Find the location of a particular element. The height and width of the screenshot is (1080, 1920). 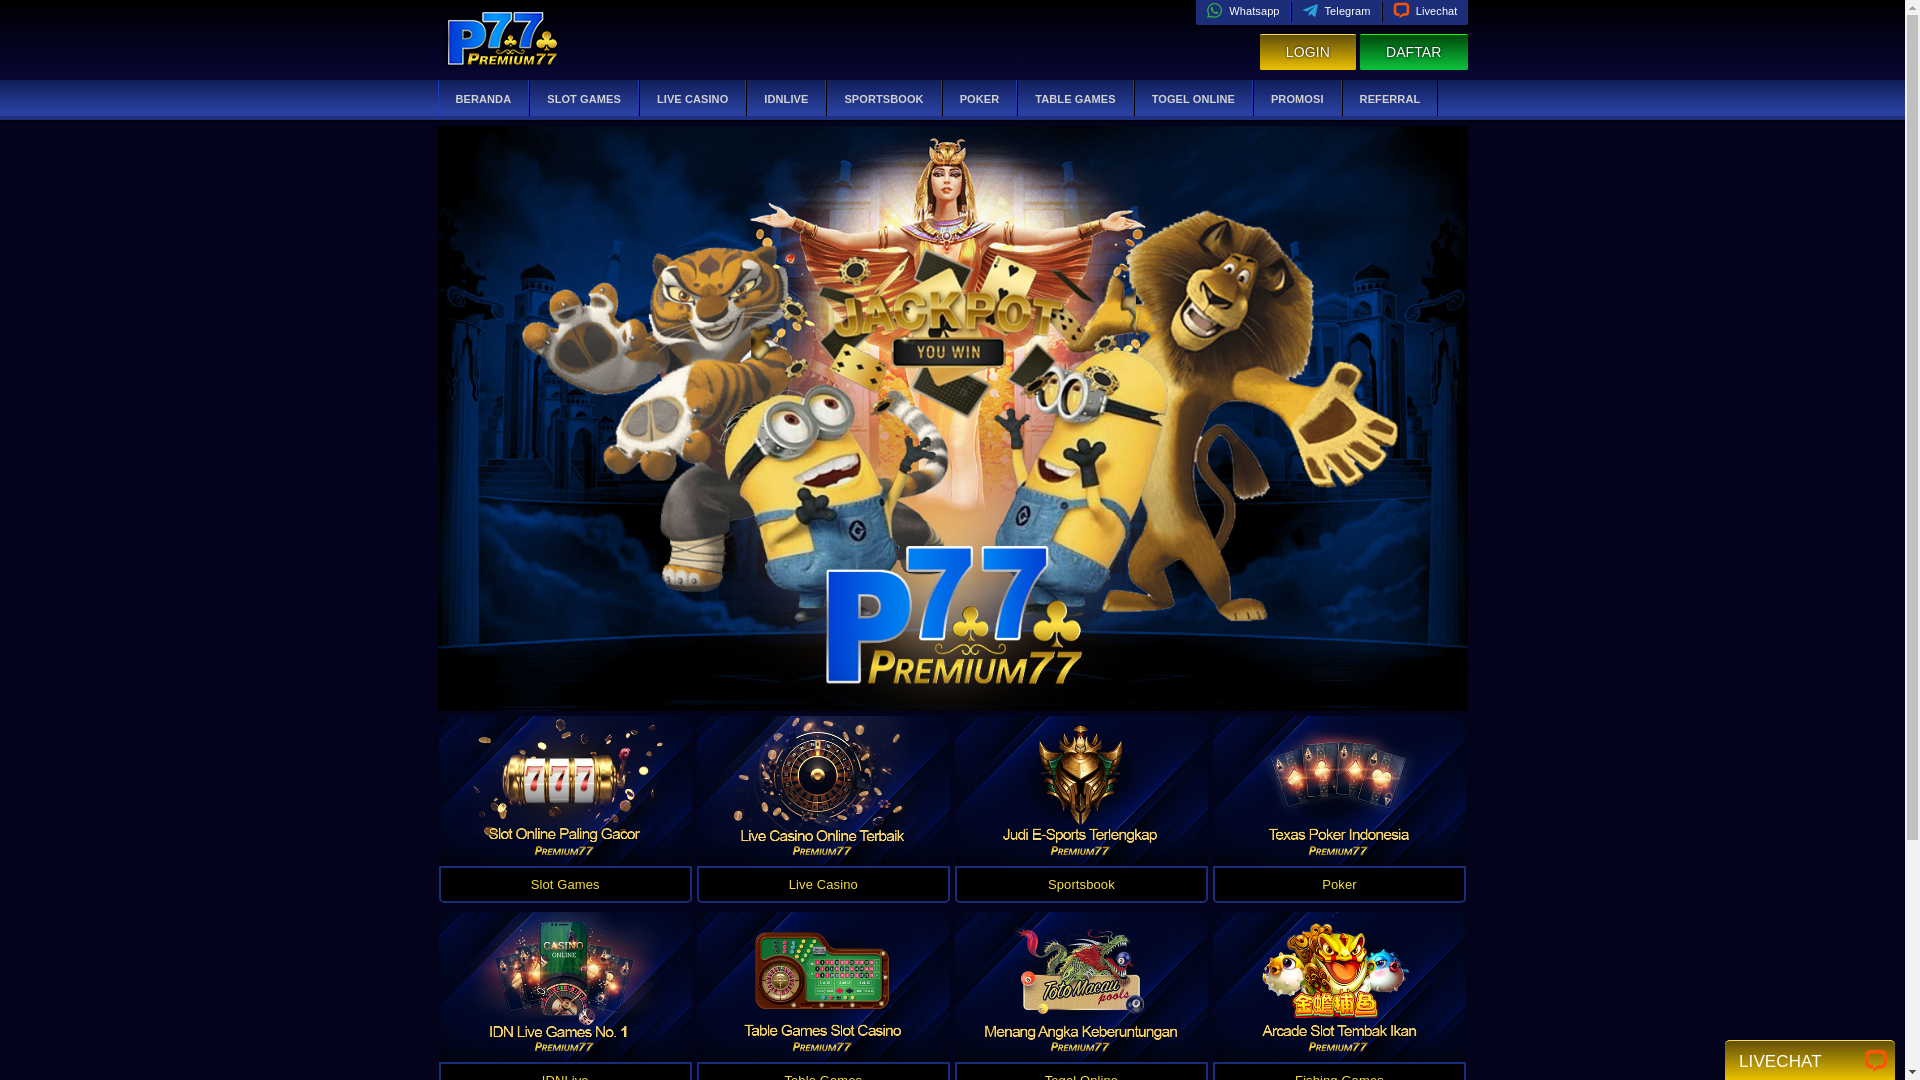

'DAFTAR' is located at coordinates (1413, 51).